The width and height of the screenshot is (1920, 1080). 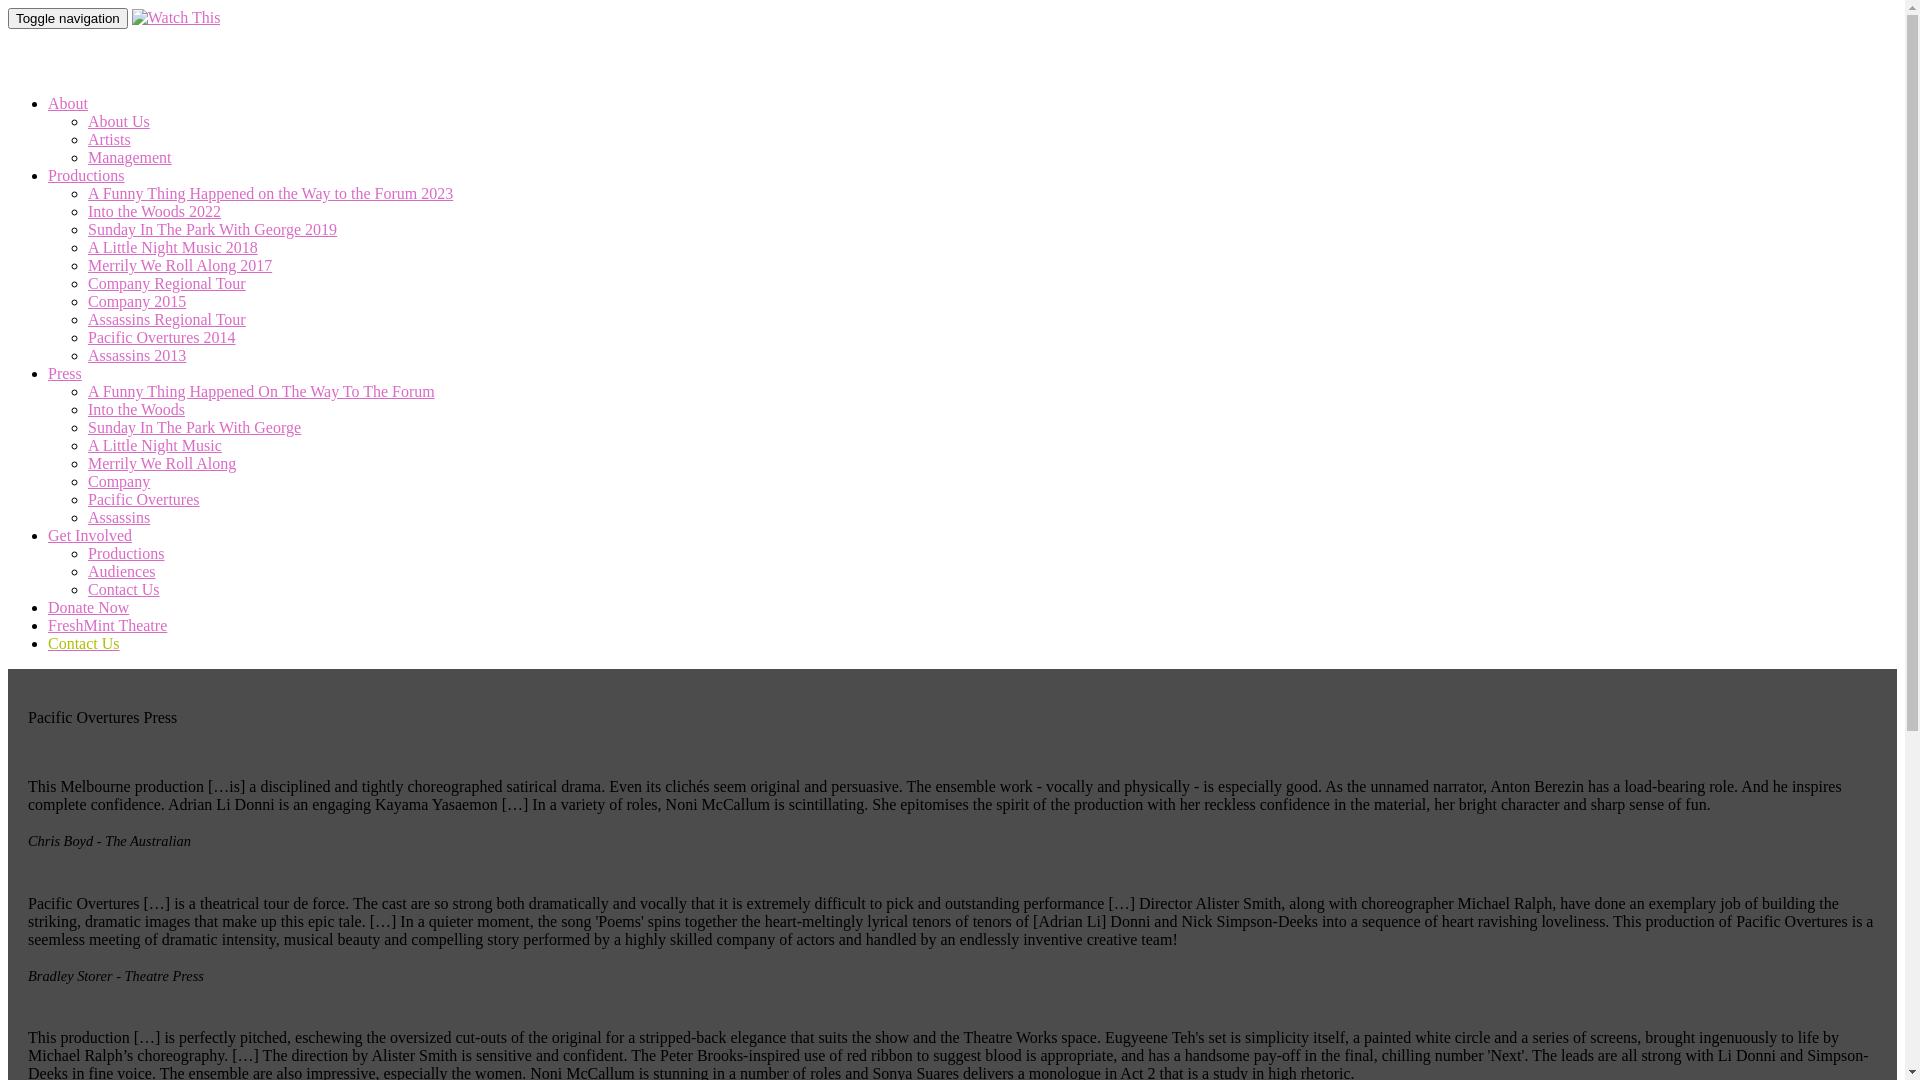 I want to click on 'Artists', so click(x=108, y=138).